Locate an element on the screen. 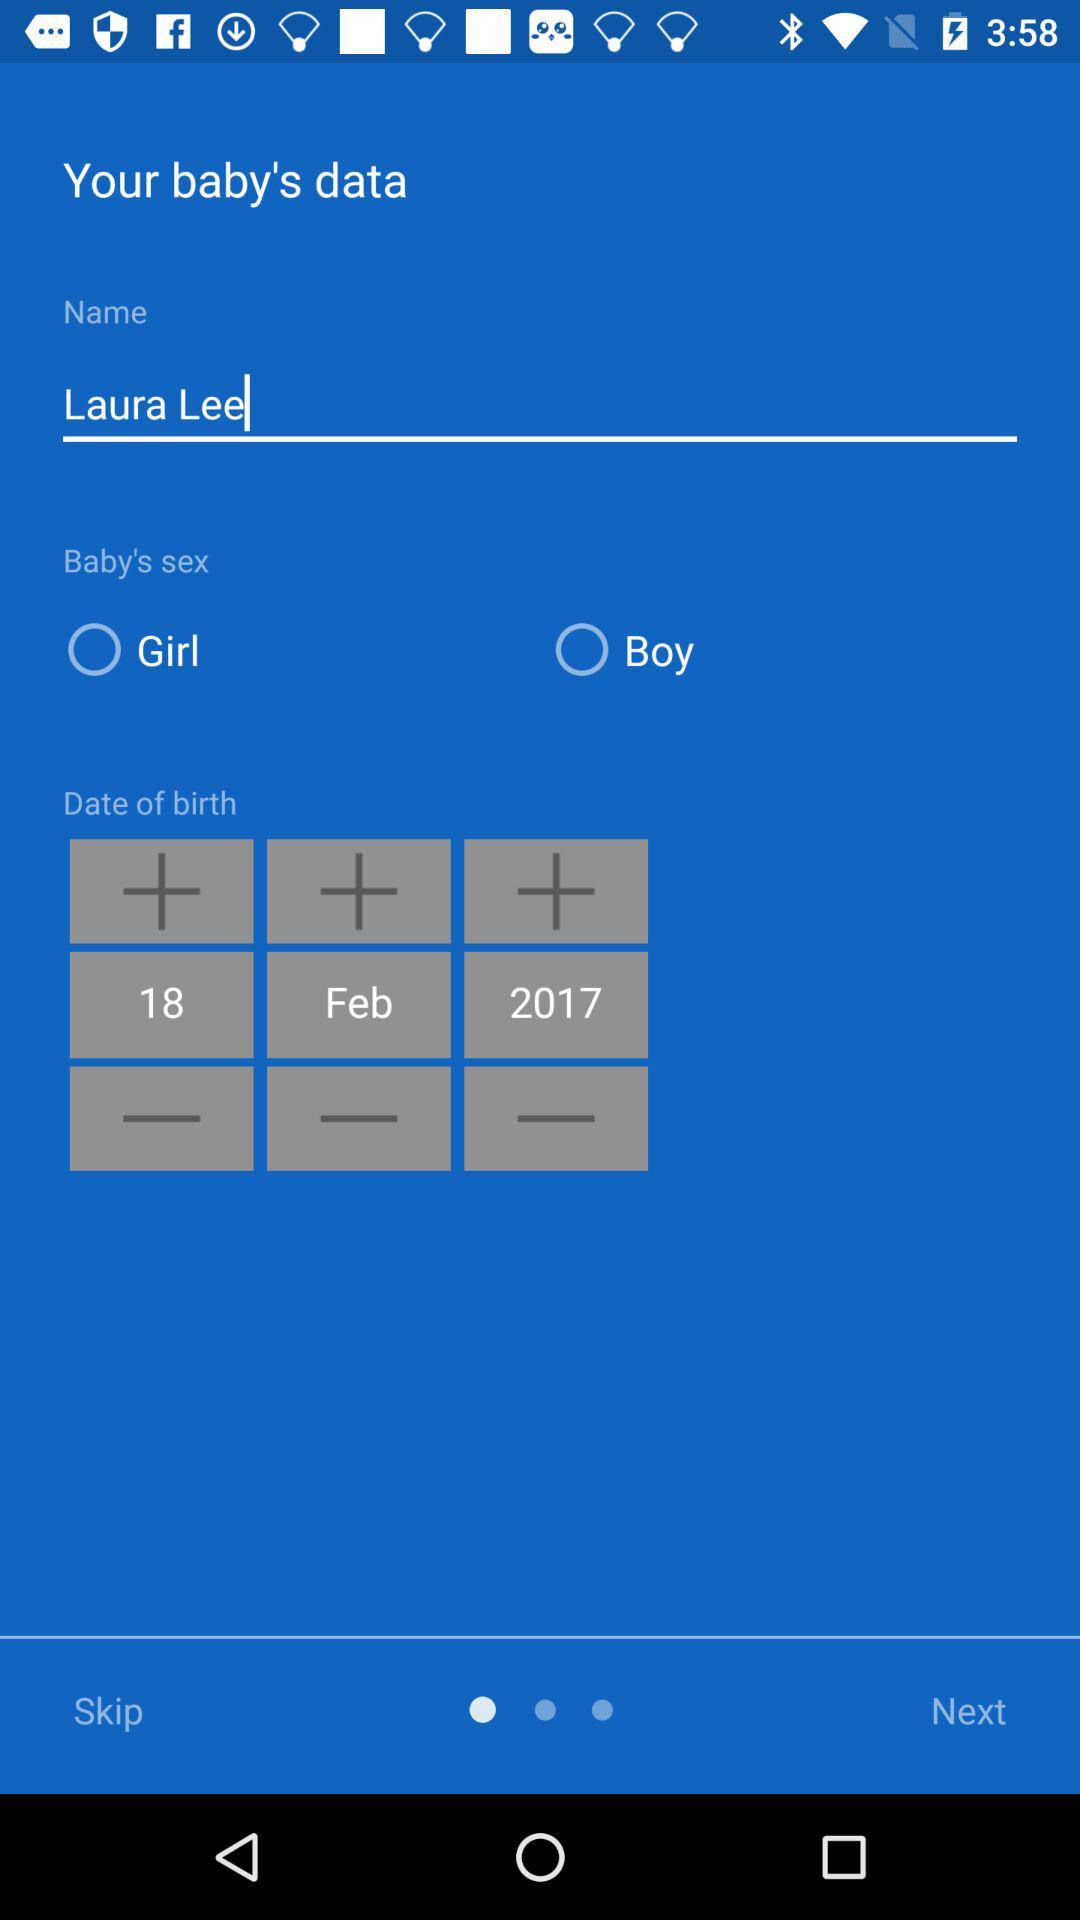 This screenshot has width=1080, height=1920. the item next to girl item is located at coordinates (782, 649).